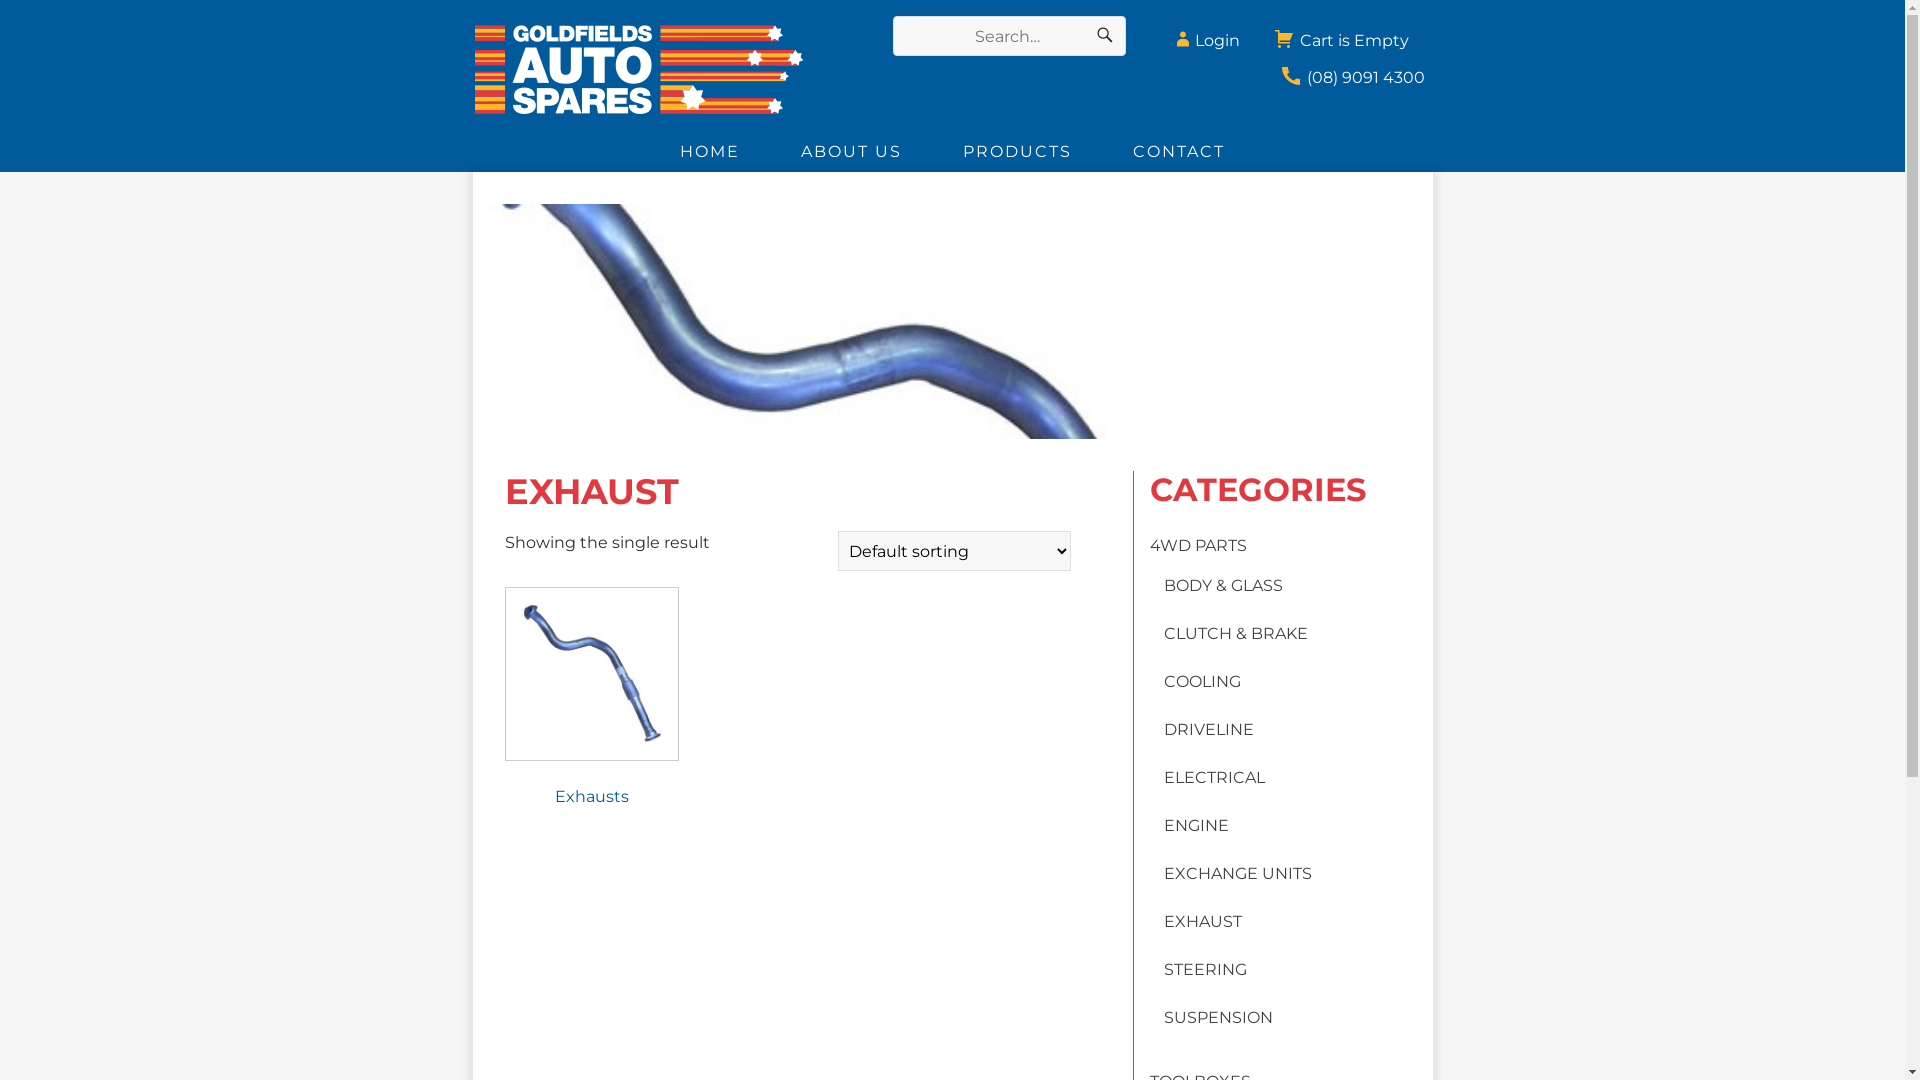  I want to click on 'COOLING', so click(1163, 680).